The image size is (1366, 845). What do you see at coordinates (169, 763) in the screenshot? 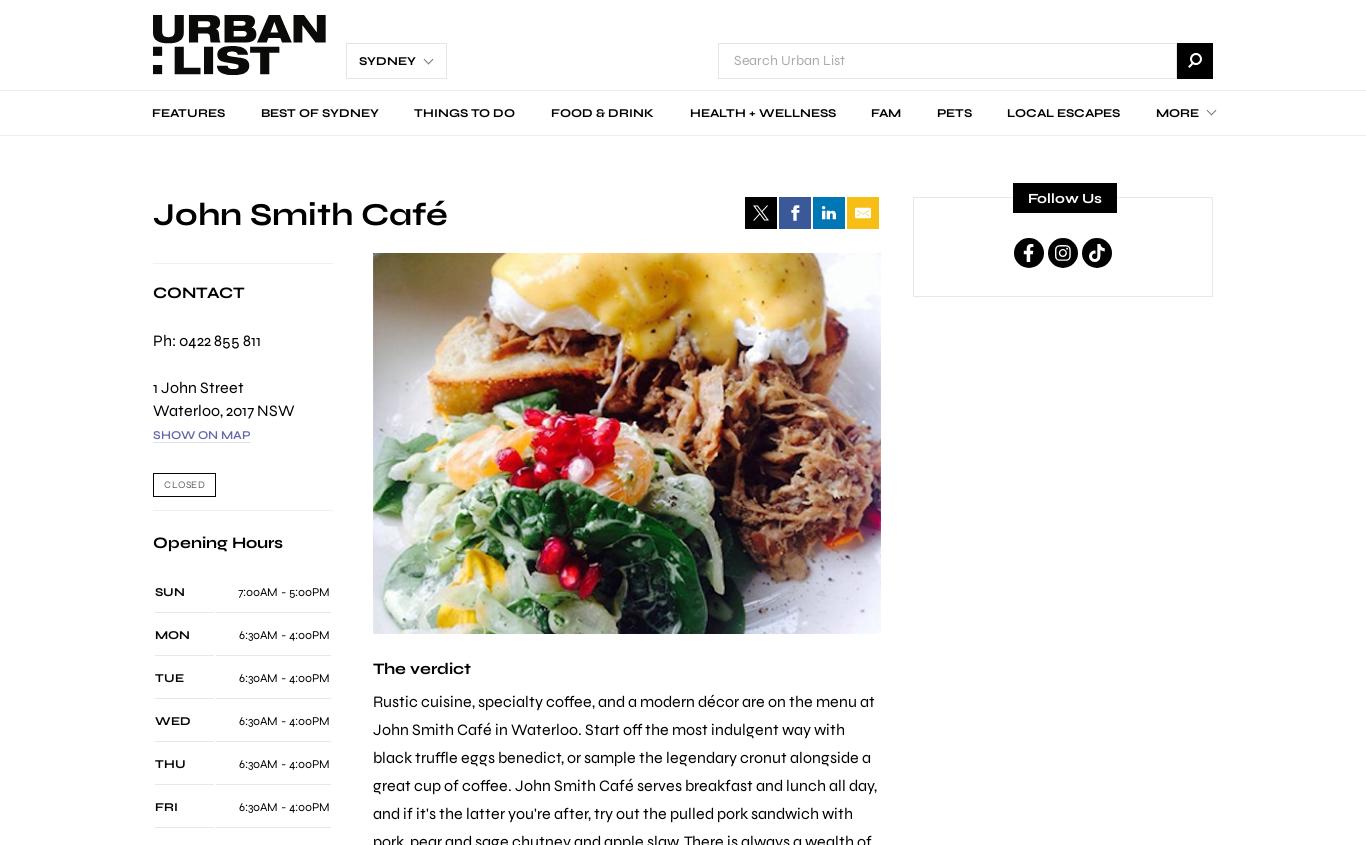
I see `'THU'` at bounding box center [169, 763].